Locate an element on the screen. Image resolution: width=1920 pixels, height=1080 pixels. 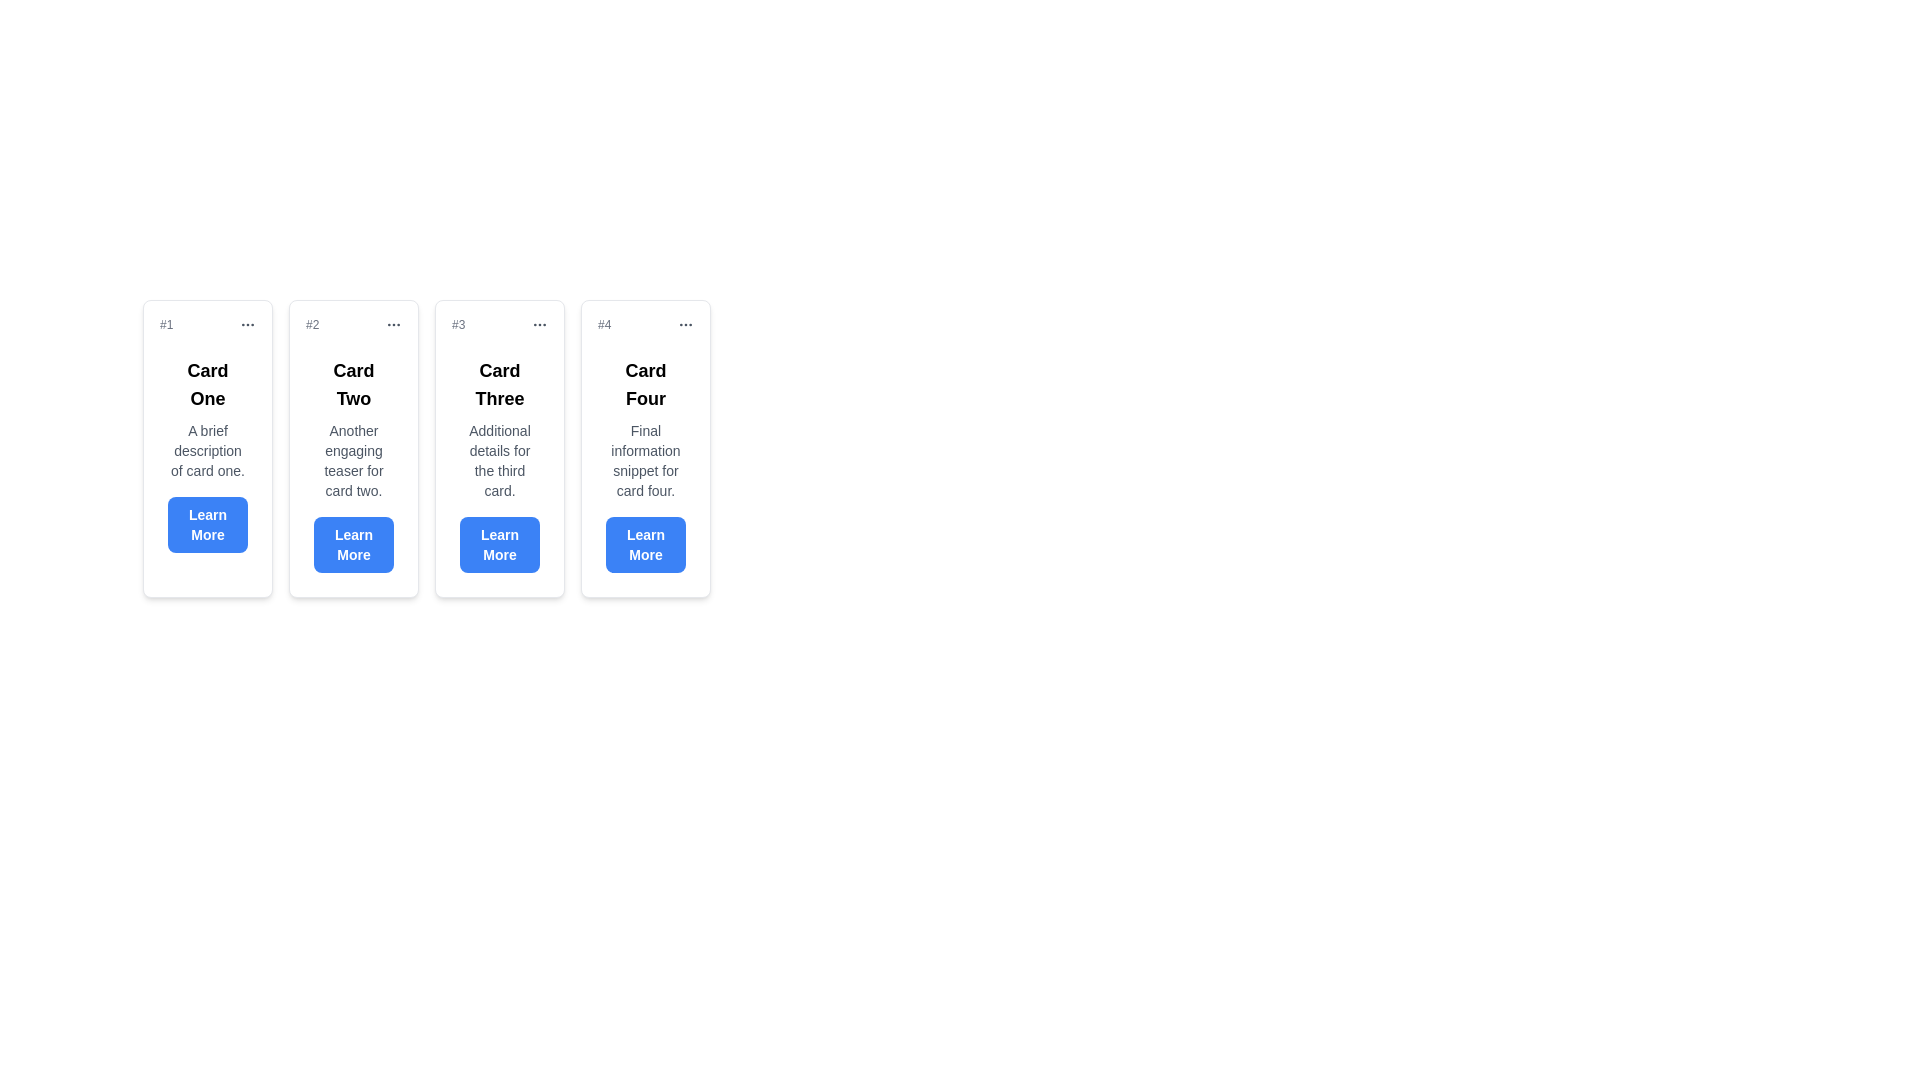
text of the title label in the second card, which identifies the card it belongs to and is positioned near the top of the card is located at coordinates (354, 385).